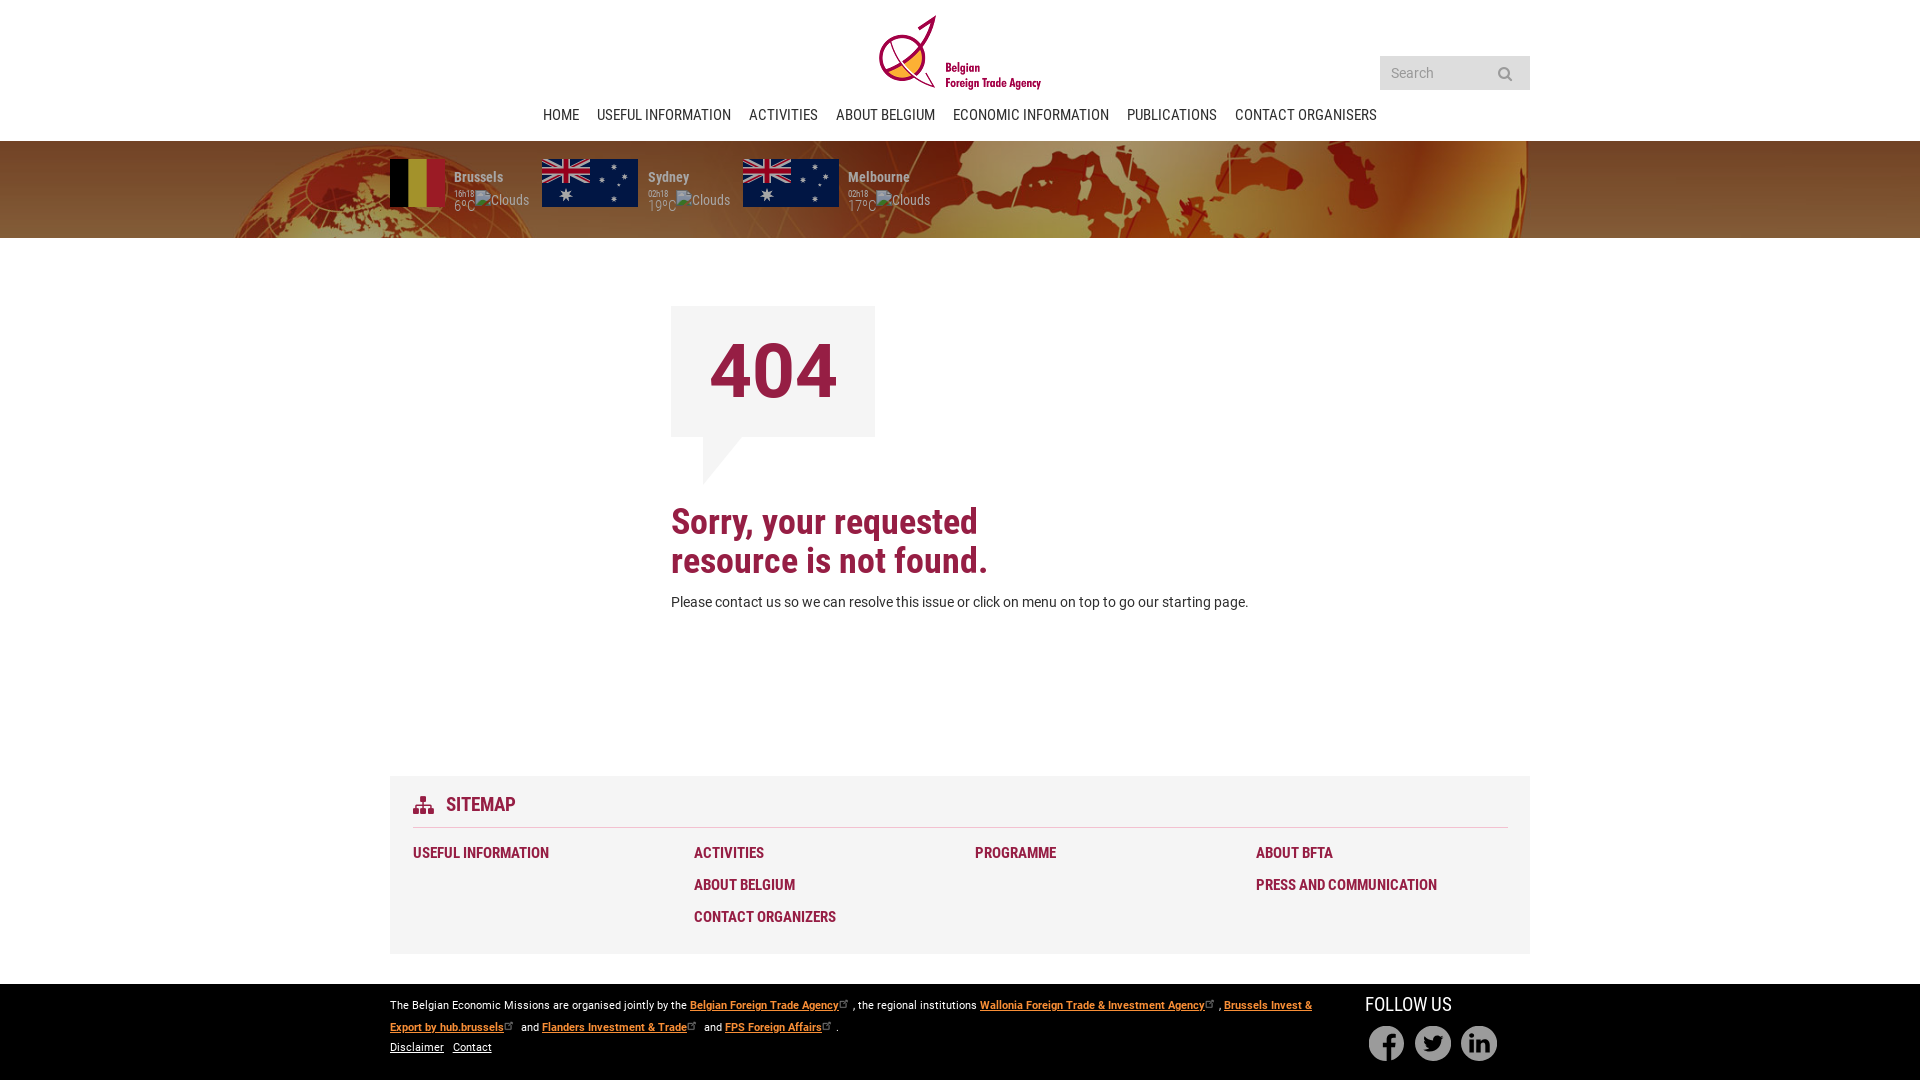 This screenshot has height=1080, width=1920. I want to click on 'Back to the home page', so click(960, 51).